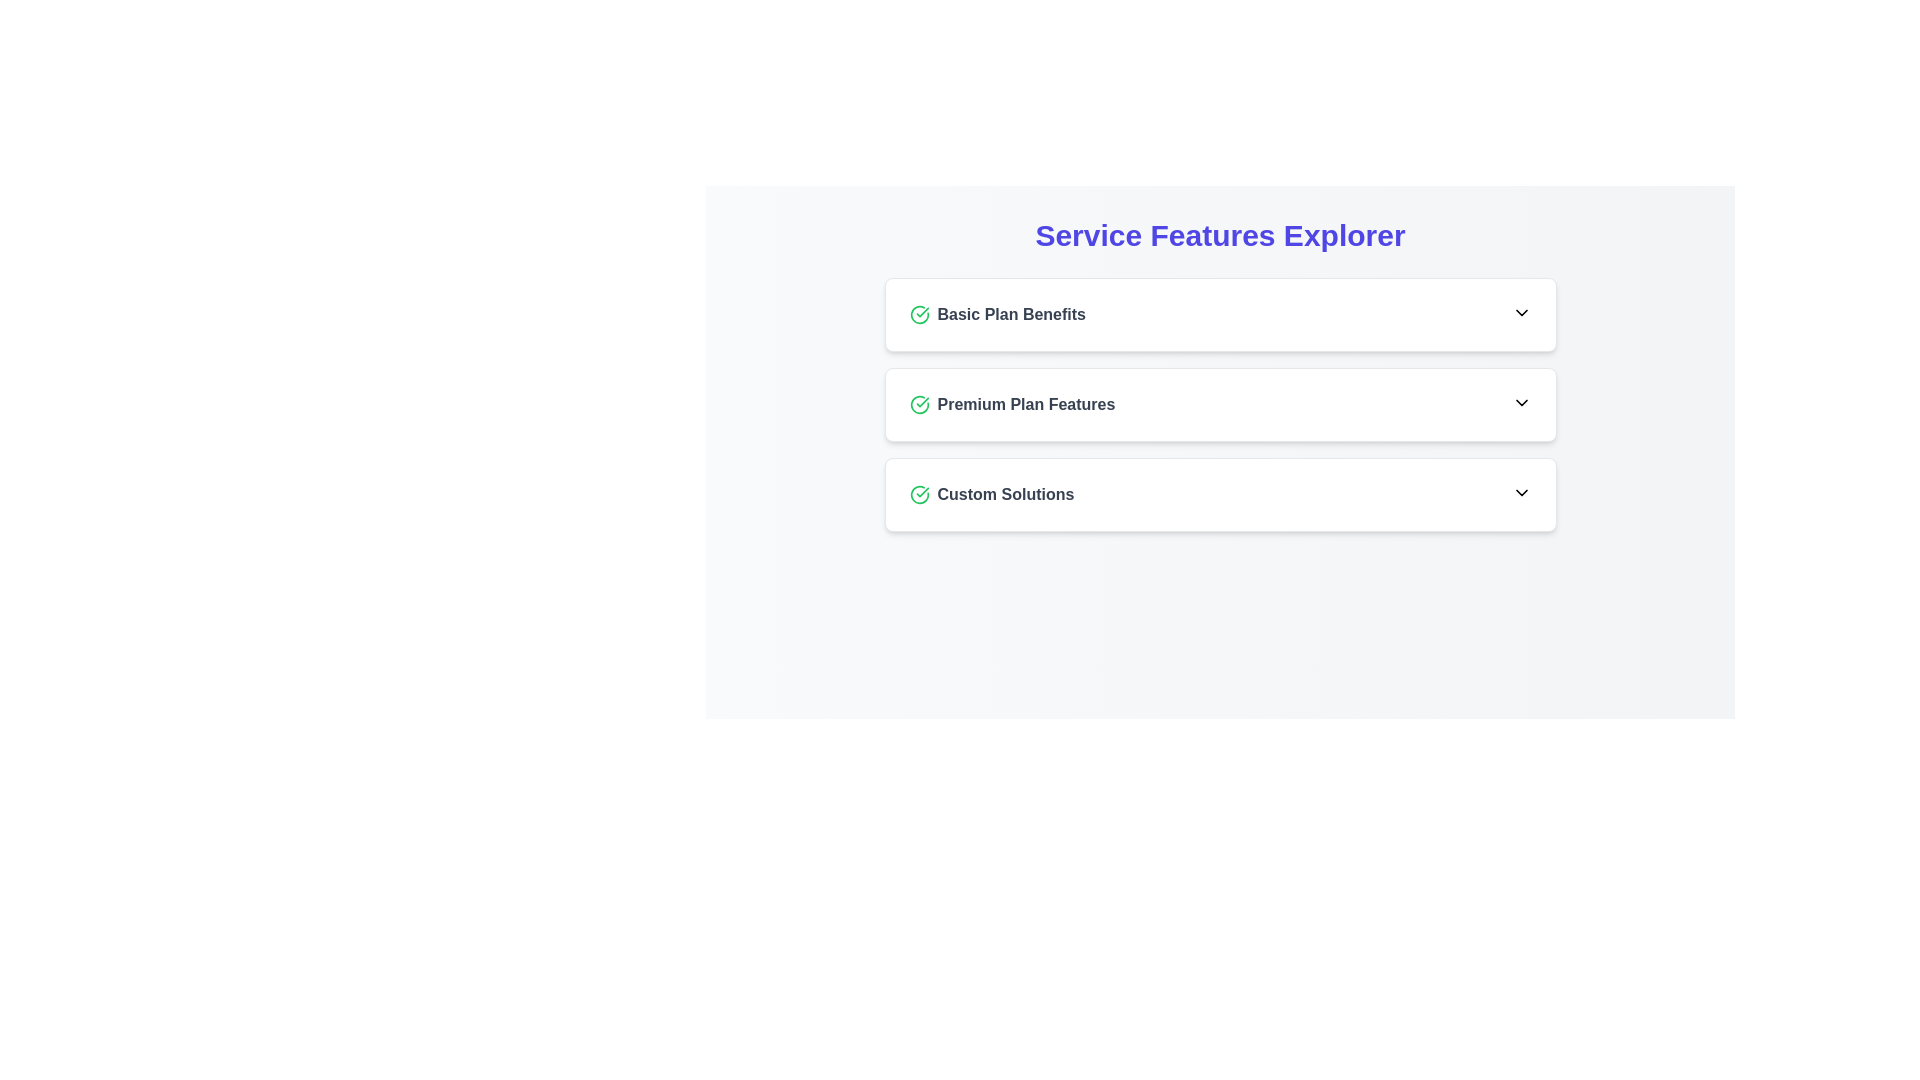 The image size is (1920, 1080). Describe the element at coordinates (1012, 405) in the screenshot. I see `text 'Premium Plan Features' from the label in the Service Features Explorer section, which is visually positioned between 'Basic Plan Benefits' and 'Custom Solutions'` at that location.